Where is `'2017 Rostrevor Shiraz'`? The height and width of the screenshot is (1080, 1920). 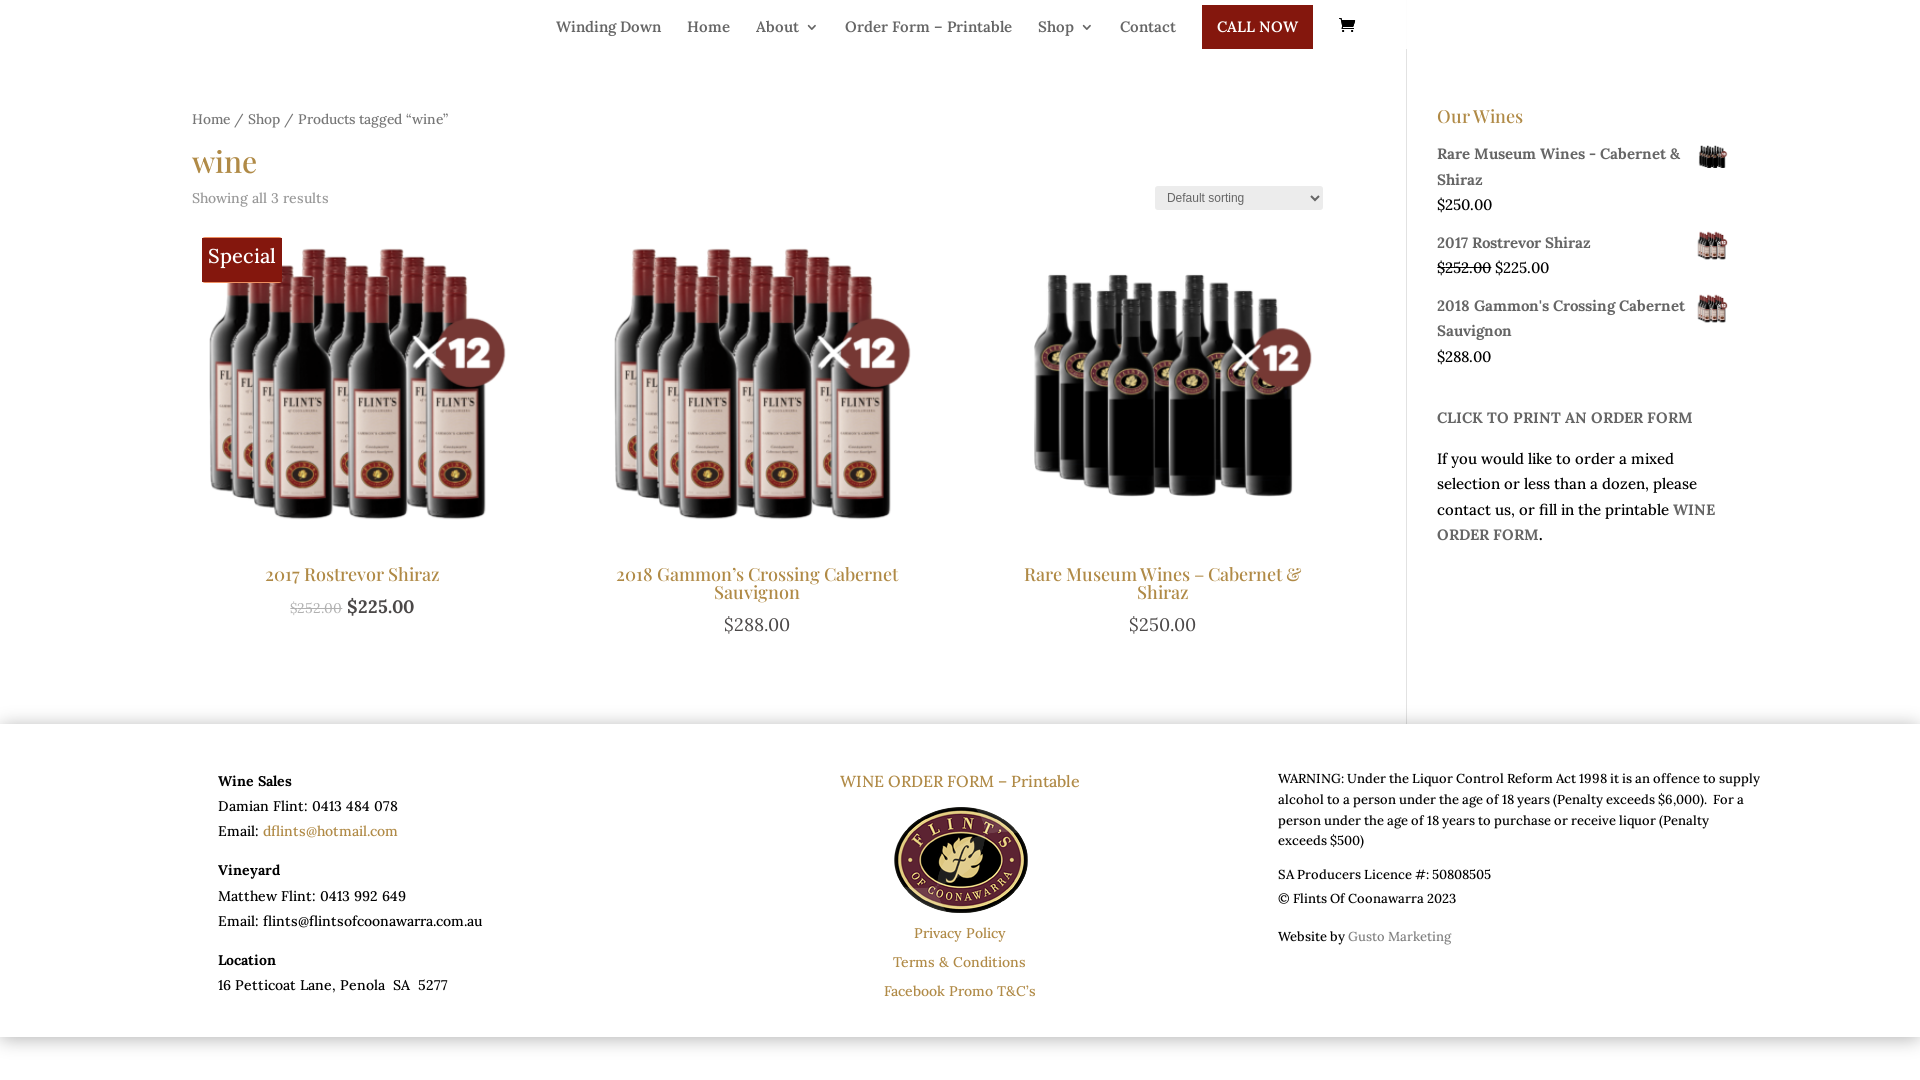 '2017 Rostrevor Shiraz' is located at coordinates (1581, 242).